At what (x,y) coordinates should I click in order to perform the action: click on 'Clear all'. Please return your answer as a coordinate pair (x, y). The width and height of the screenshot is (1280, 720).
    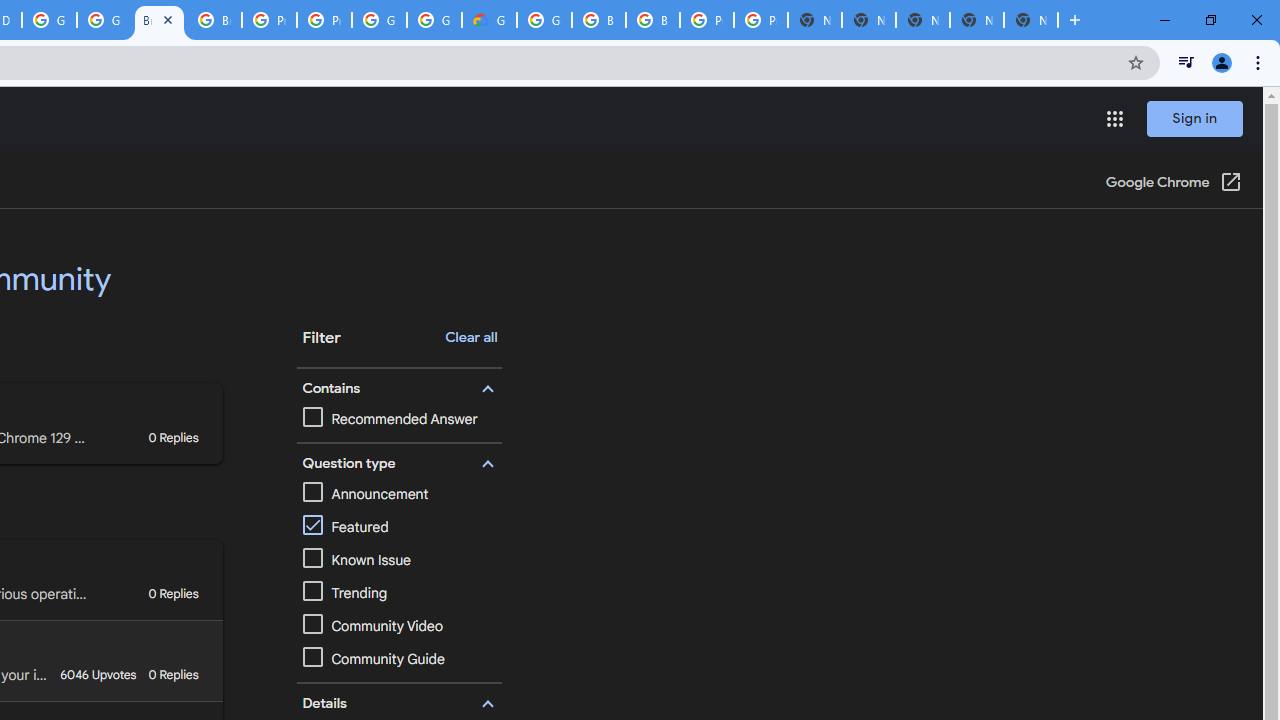
    Looking at the image, I should click on (470, 337).